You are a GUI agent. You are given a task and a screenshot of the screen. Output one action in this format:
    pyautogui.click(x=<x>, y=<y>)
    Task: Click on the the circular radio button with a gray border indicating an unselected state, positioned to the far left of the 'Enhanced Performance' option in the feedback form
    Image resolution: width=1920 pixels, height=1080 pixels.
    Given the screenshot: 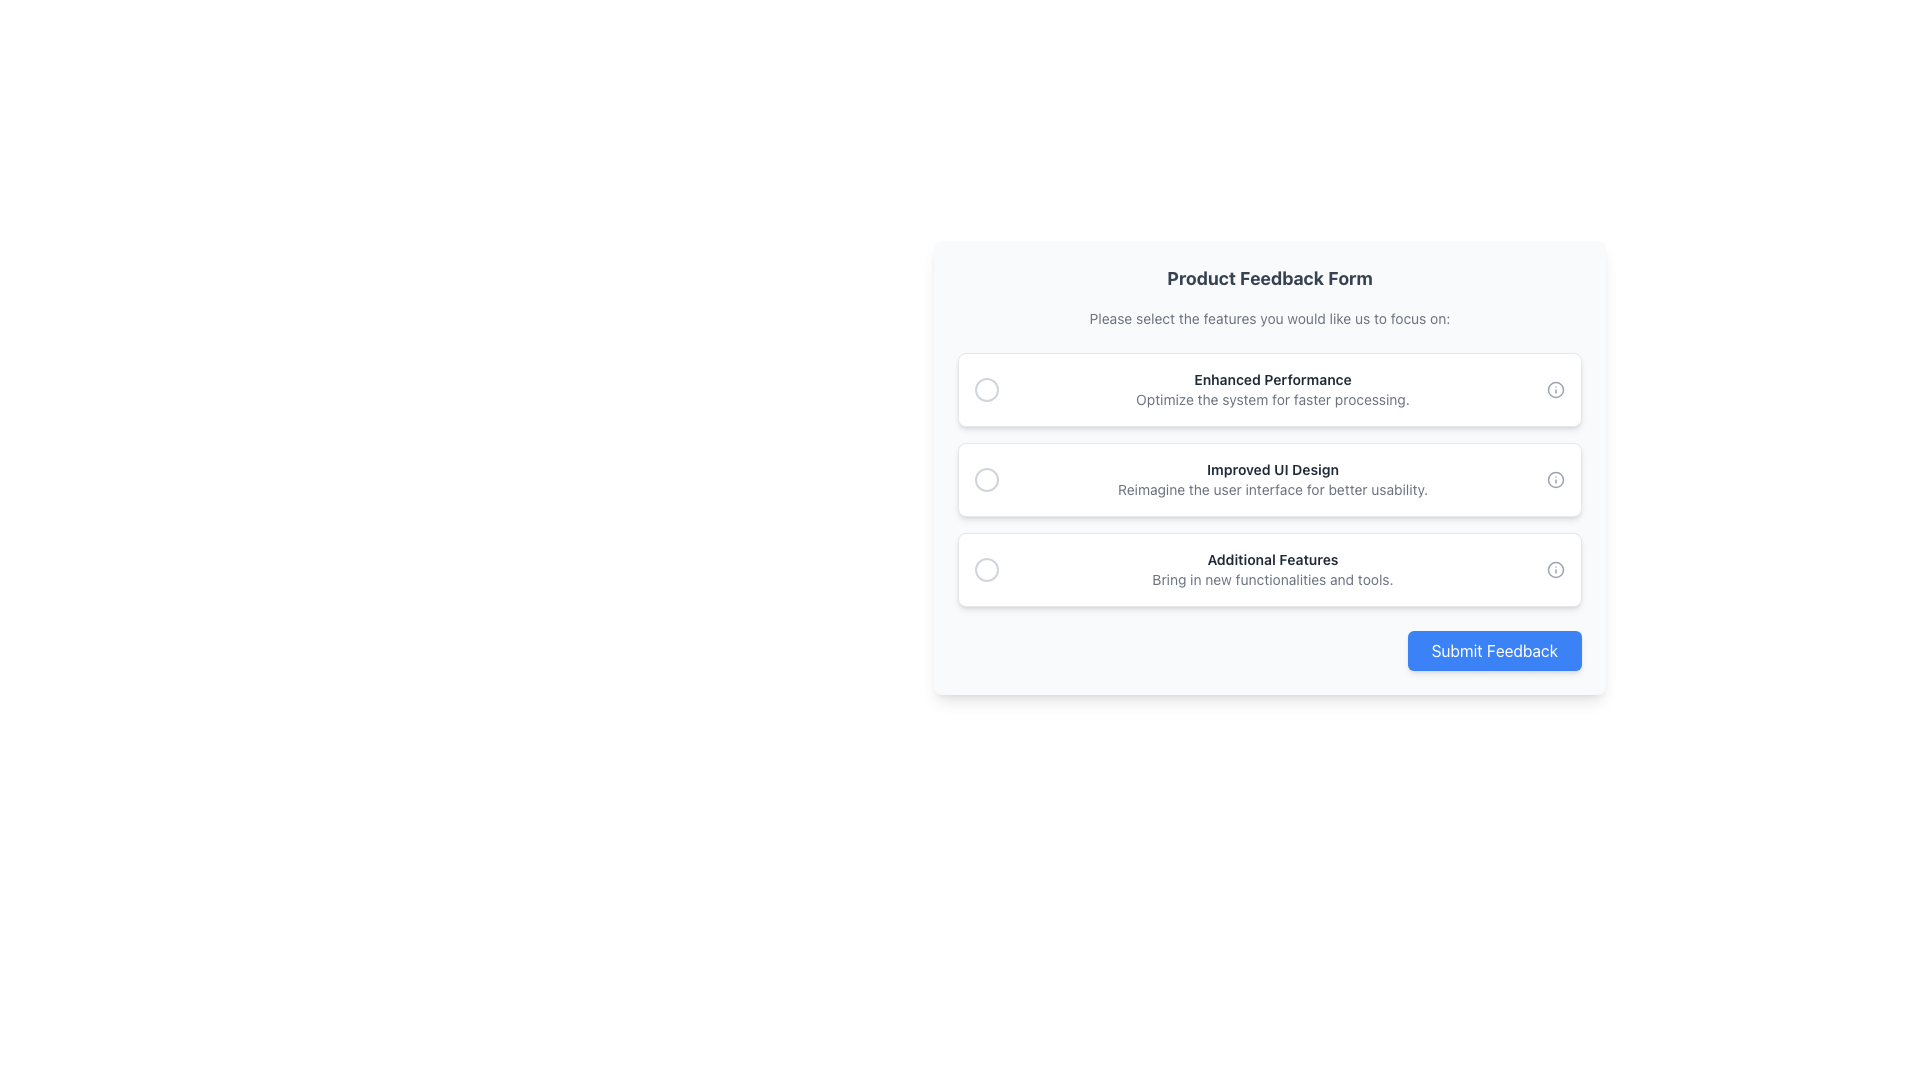 What is the action you would take?
    pyautogui.click(x=987, y=389)
    